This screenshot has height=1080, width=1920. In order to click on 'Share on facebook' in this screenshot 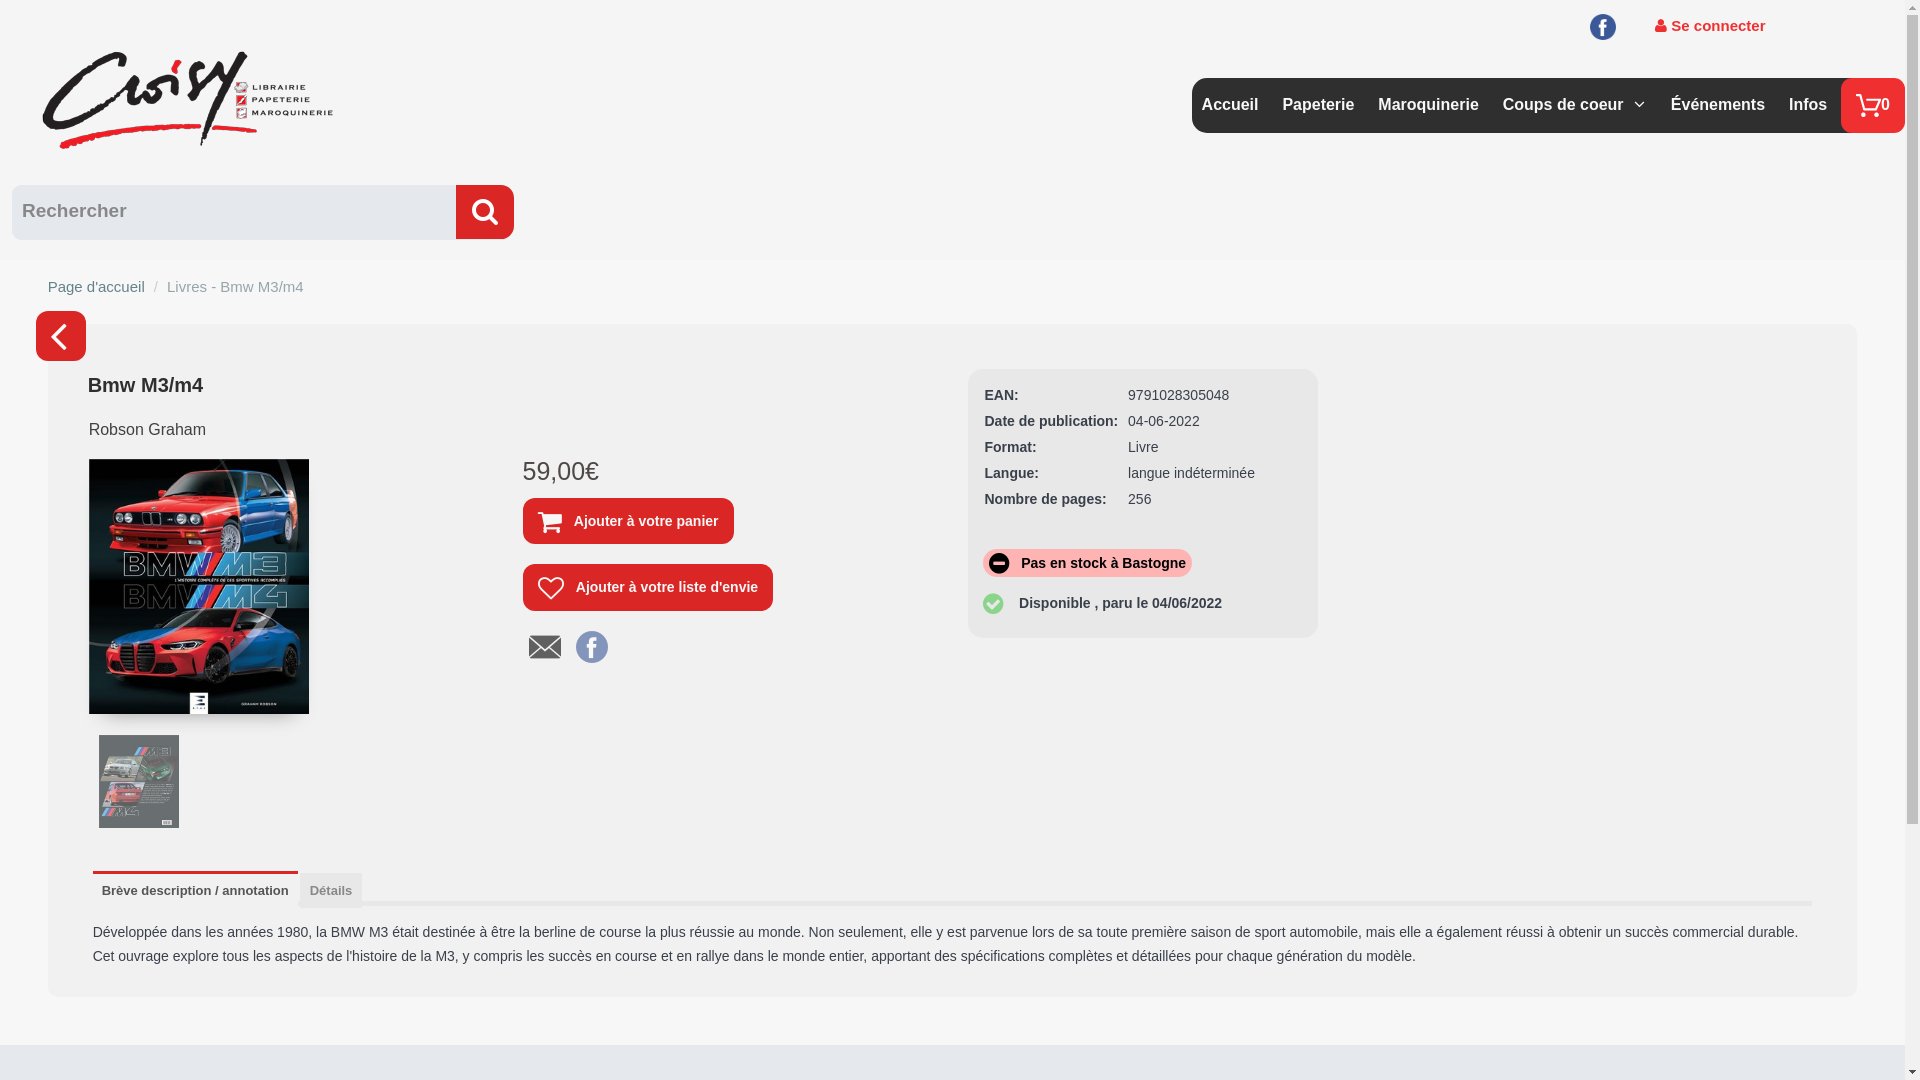, I will do `click(590, 644)`.